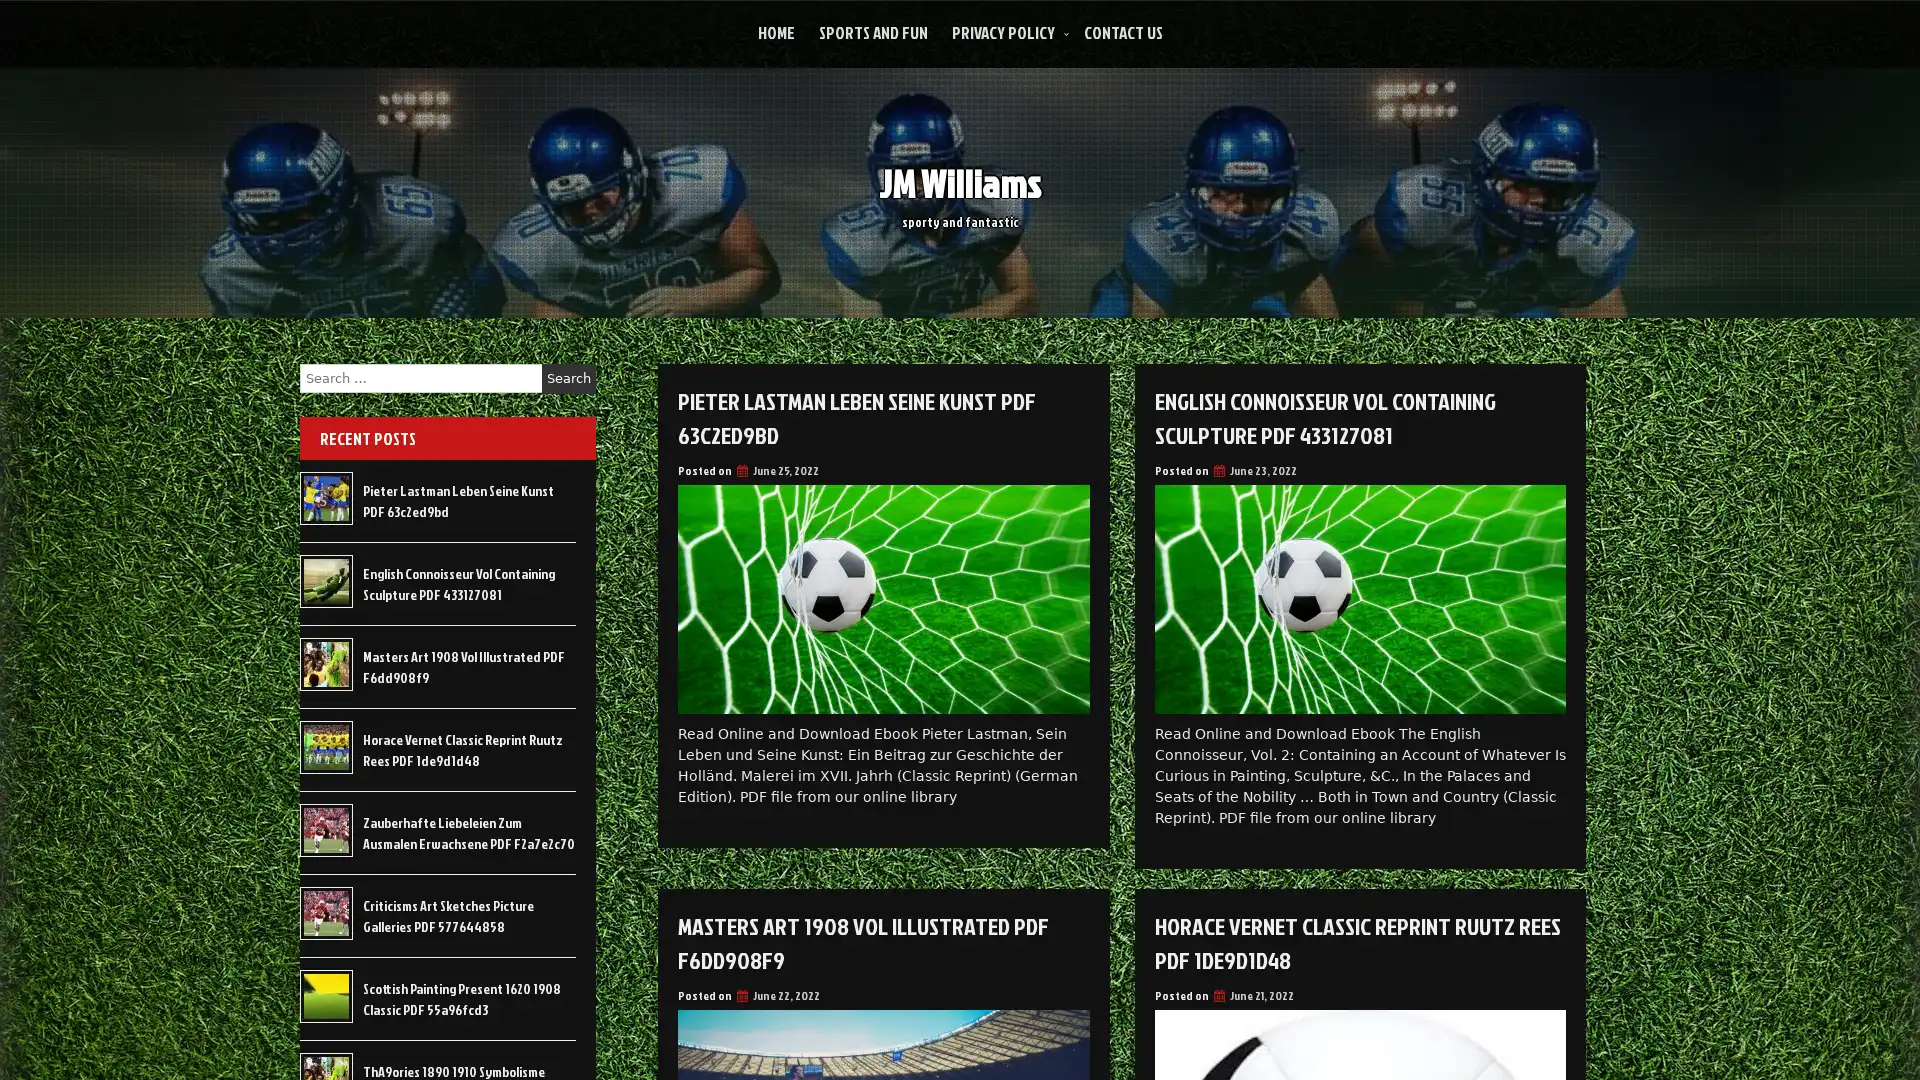 Image resolution: width=1920 pixels, height=1080 pixels. What do you see at coordinates (568, 378) in the screenshot?
I see `Search` at bounding box center [568, 378].